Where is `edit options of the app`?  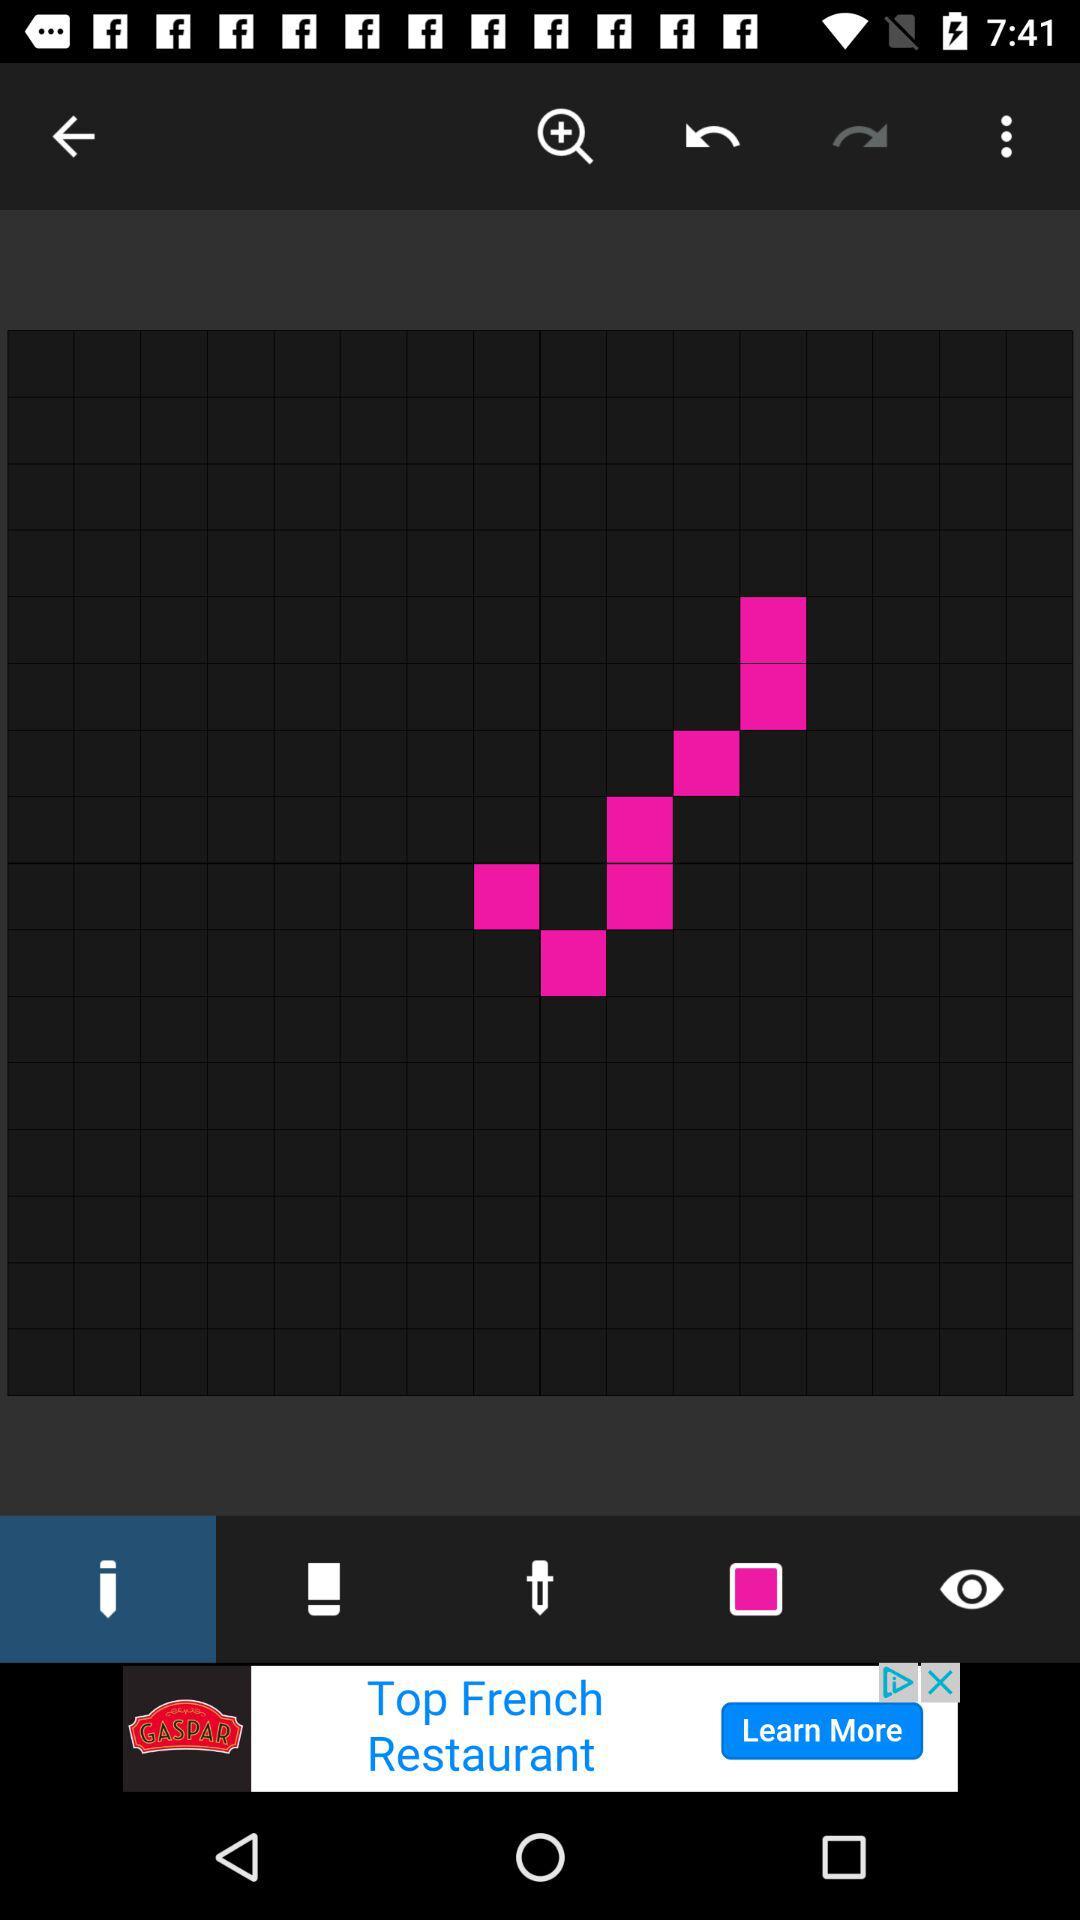 edit options of the app is located at coordinates (1006, 135).